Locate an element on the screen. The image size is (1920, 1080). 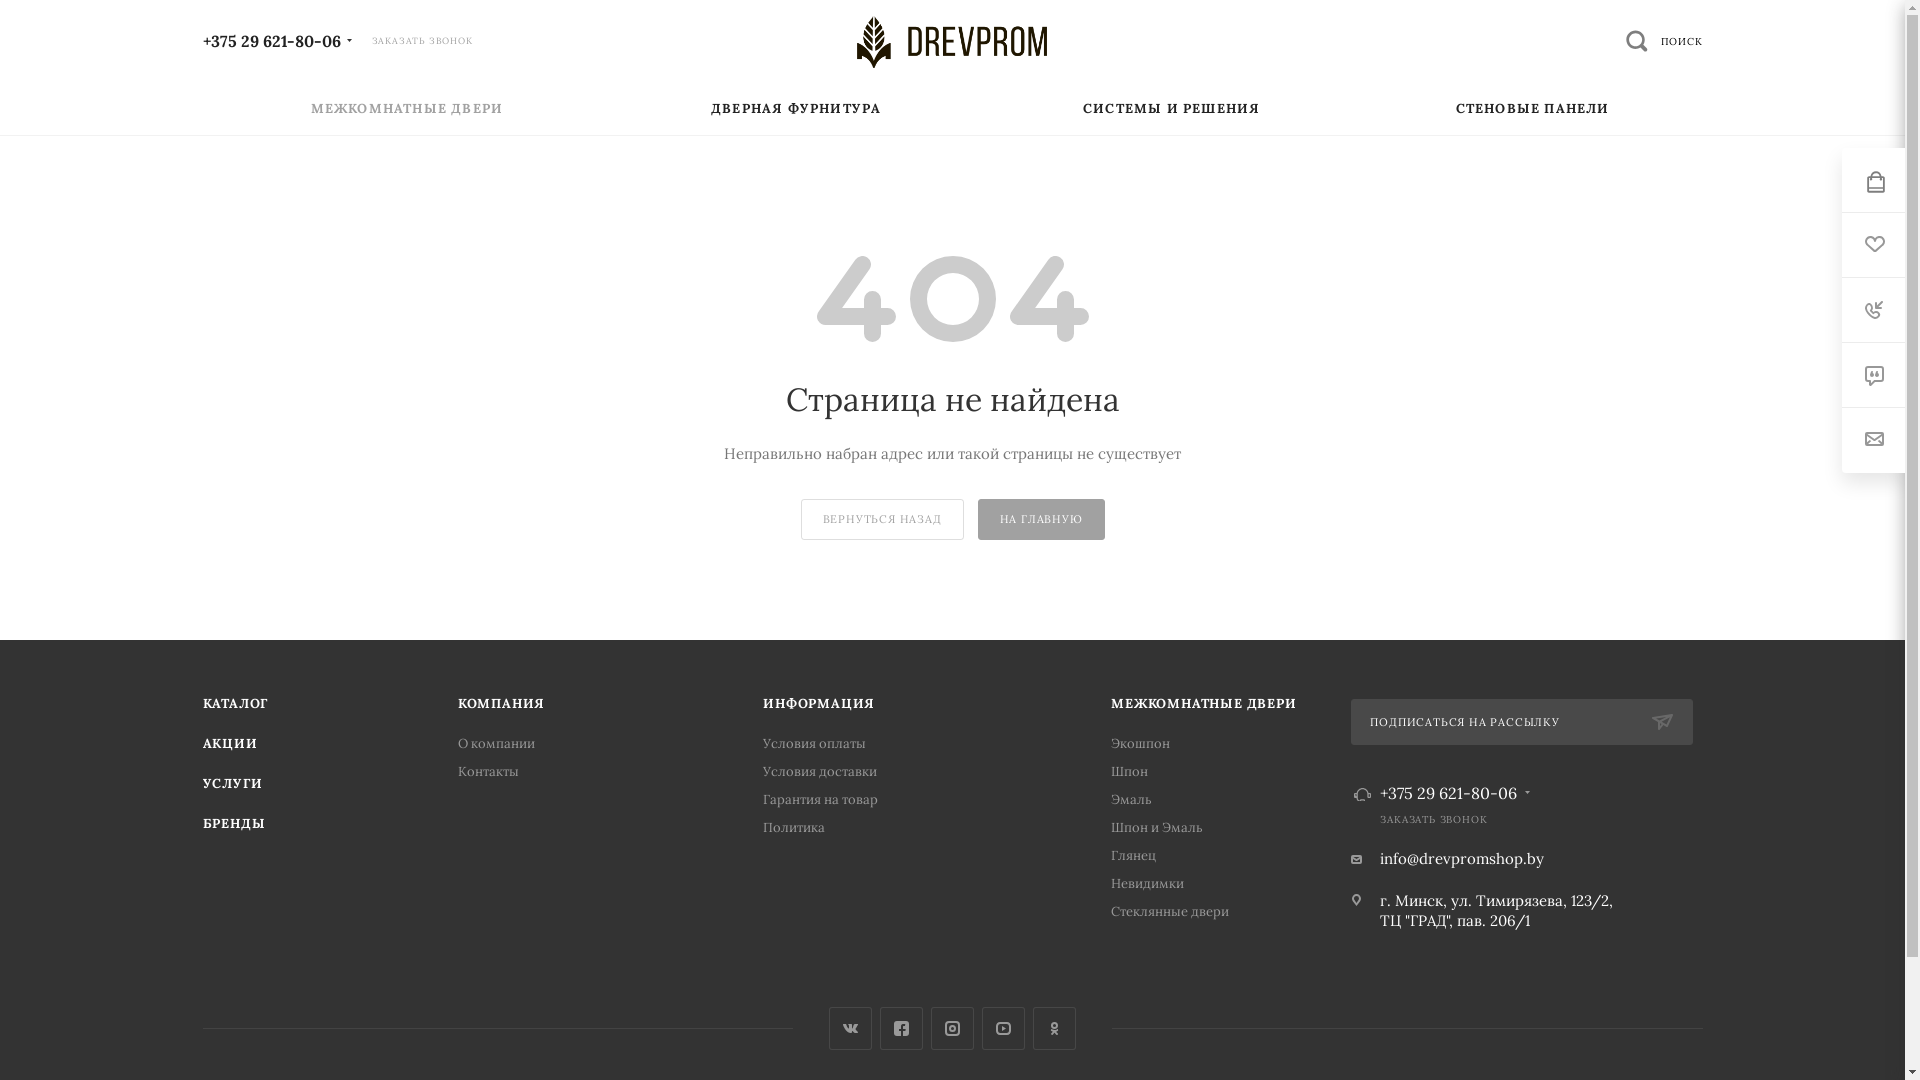
'DREVPROM' is located at coordinates (950, 42).